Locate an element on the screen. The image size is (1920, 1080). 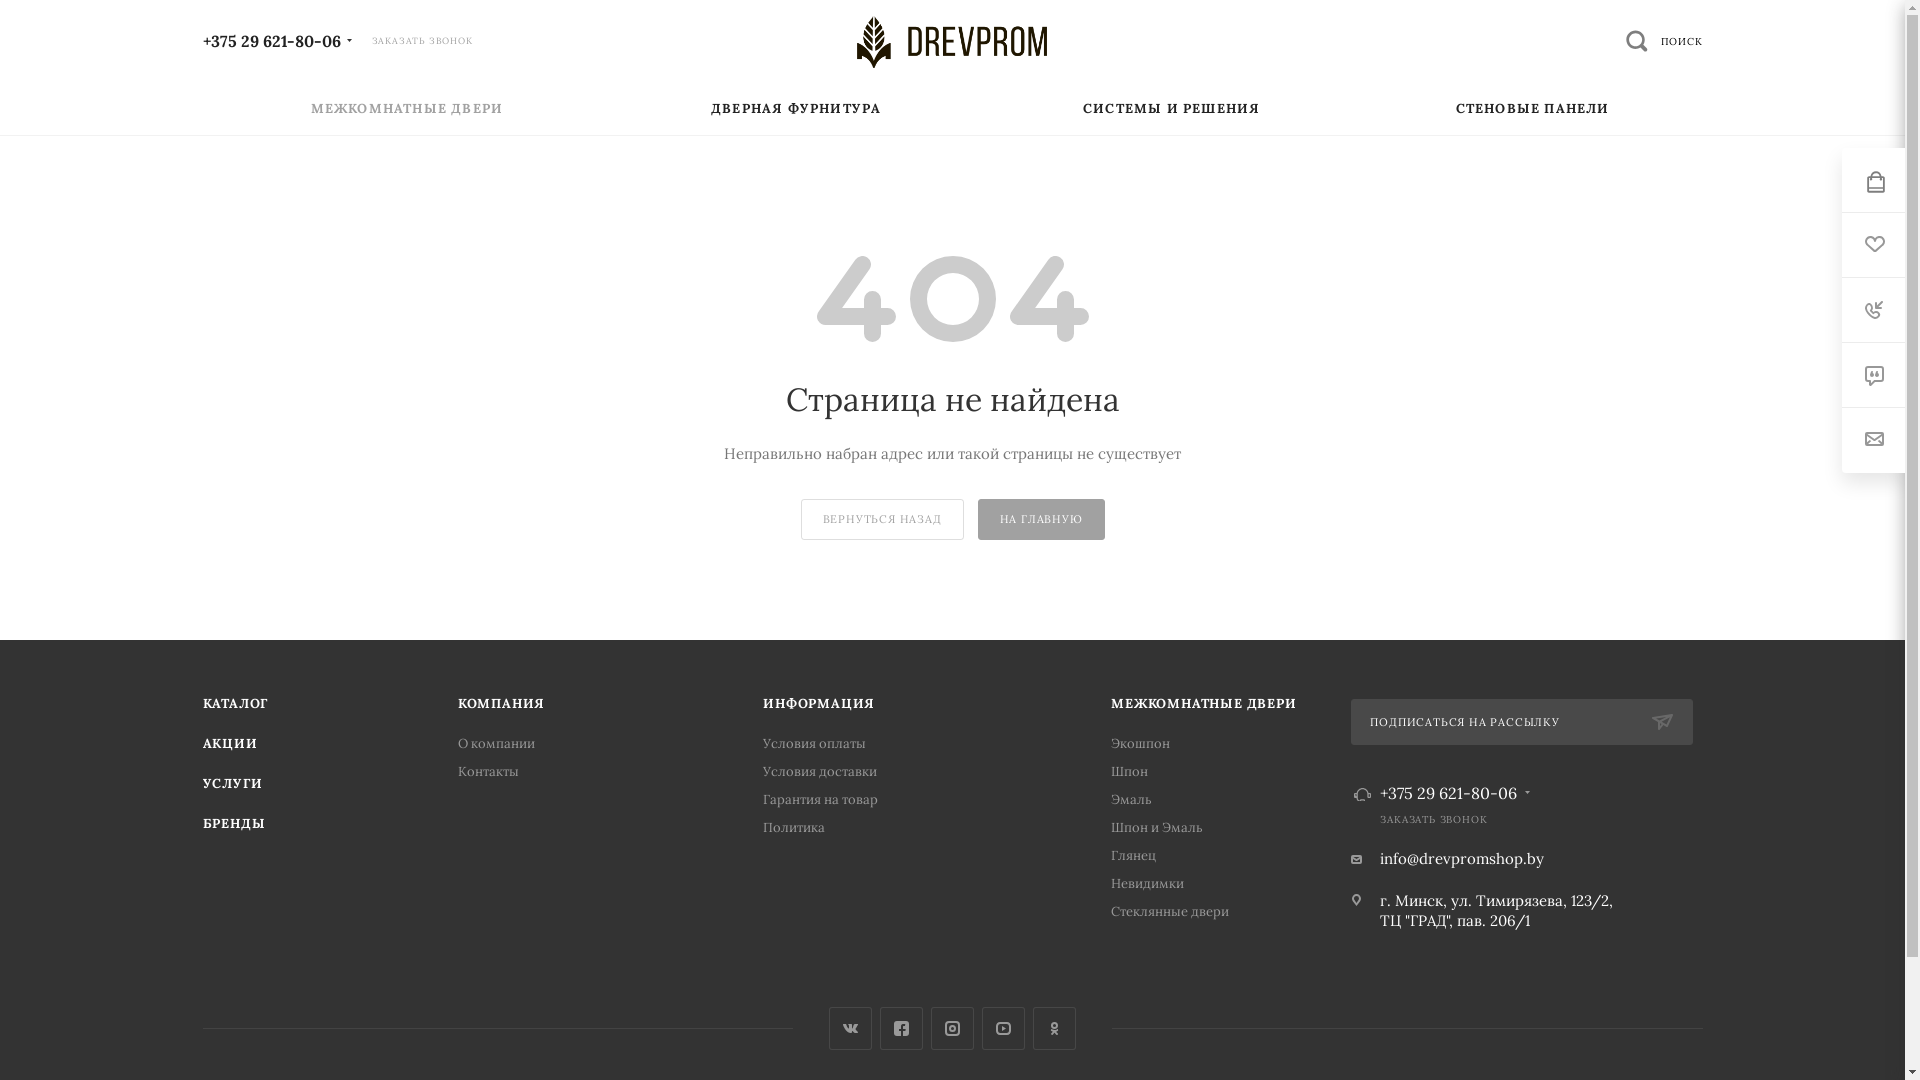
'DREVPROM' is located at coordinates (950, 42).